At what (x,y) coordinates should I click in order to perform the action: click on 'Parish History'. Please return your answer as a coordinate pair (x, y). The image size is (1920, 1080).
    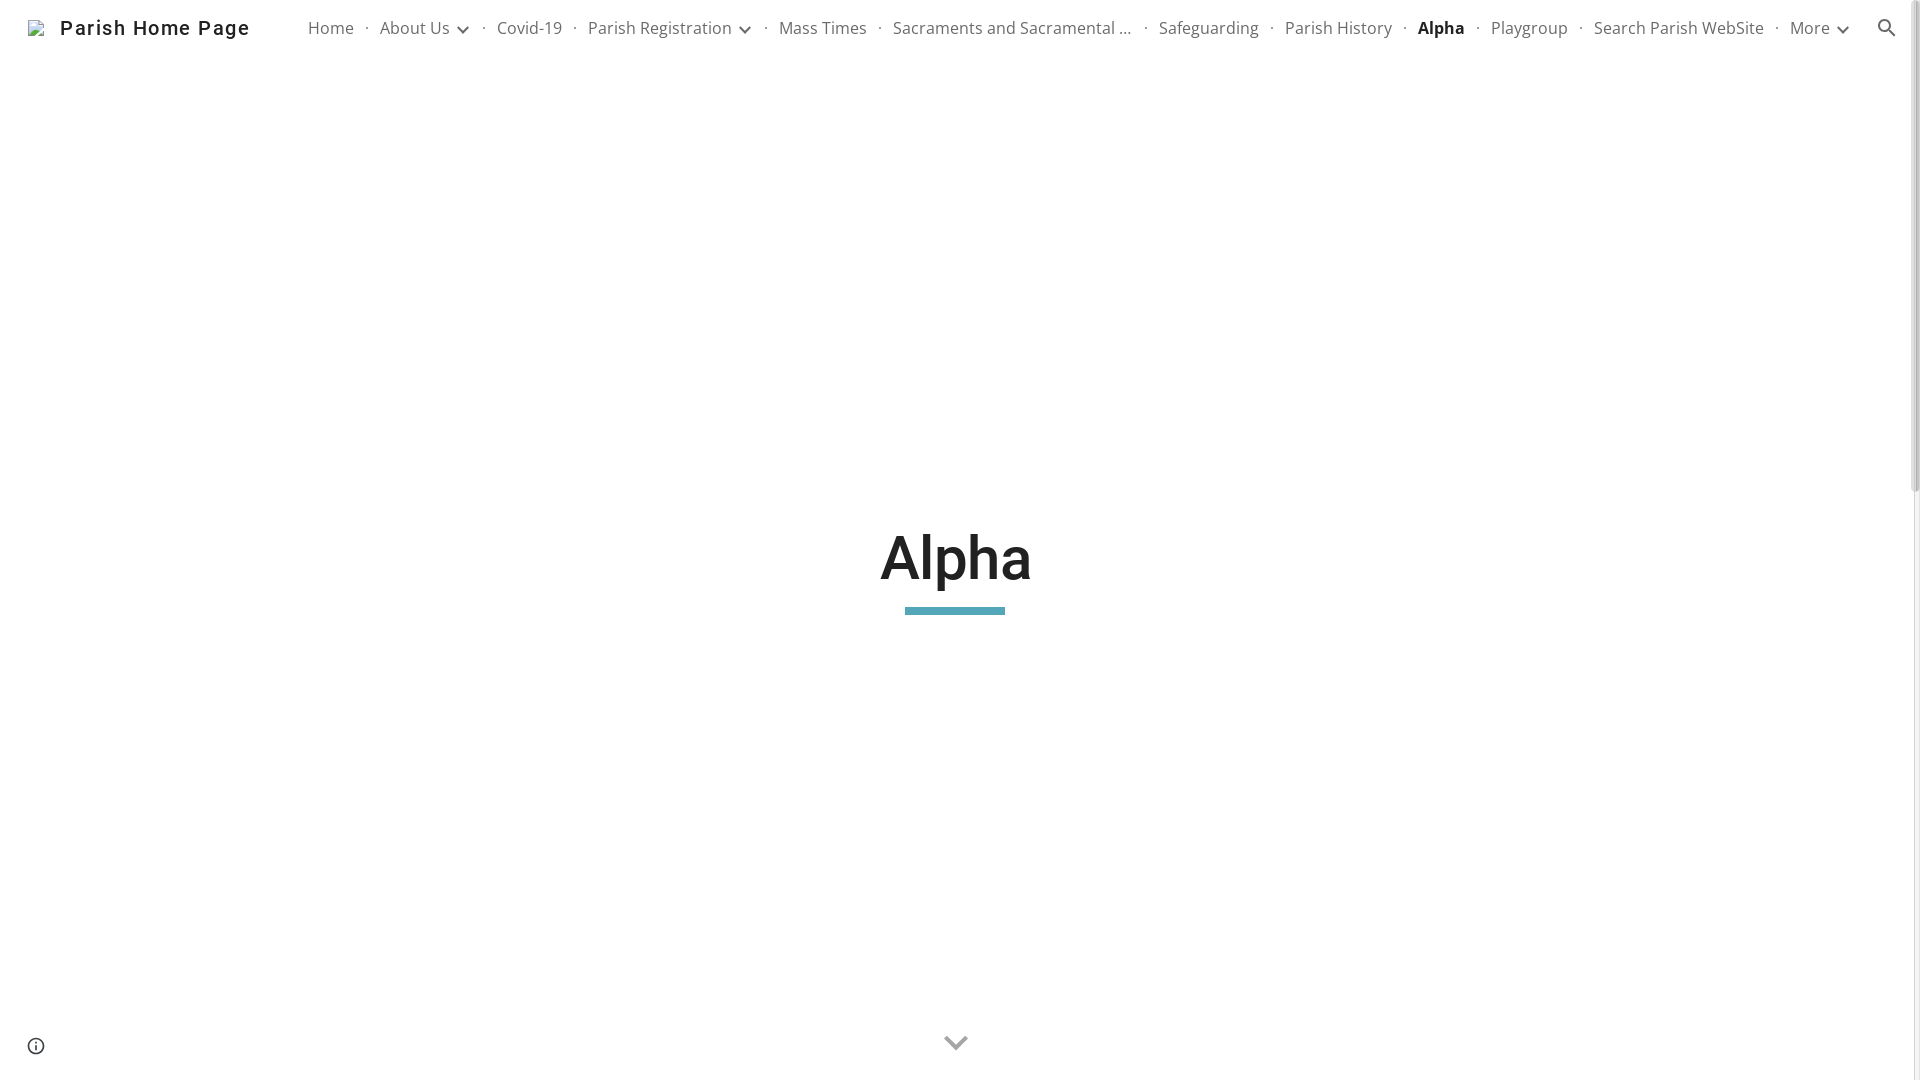
    Looking at the image, I should click on (1338, 27).